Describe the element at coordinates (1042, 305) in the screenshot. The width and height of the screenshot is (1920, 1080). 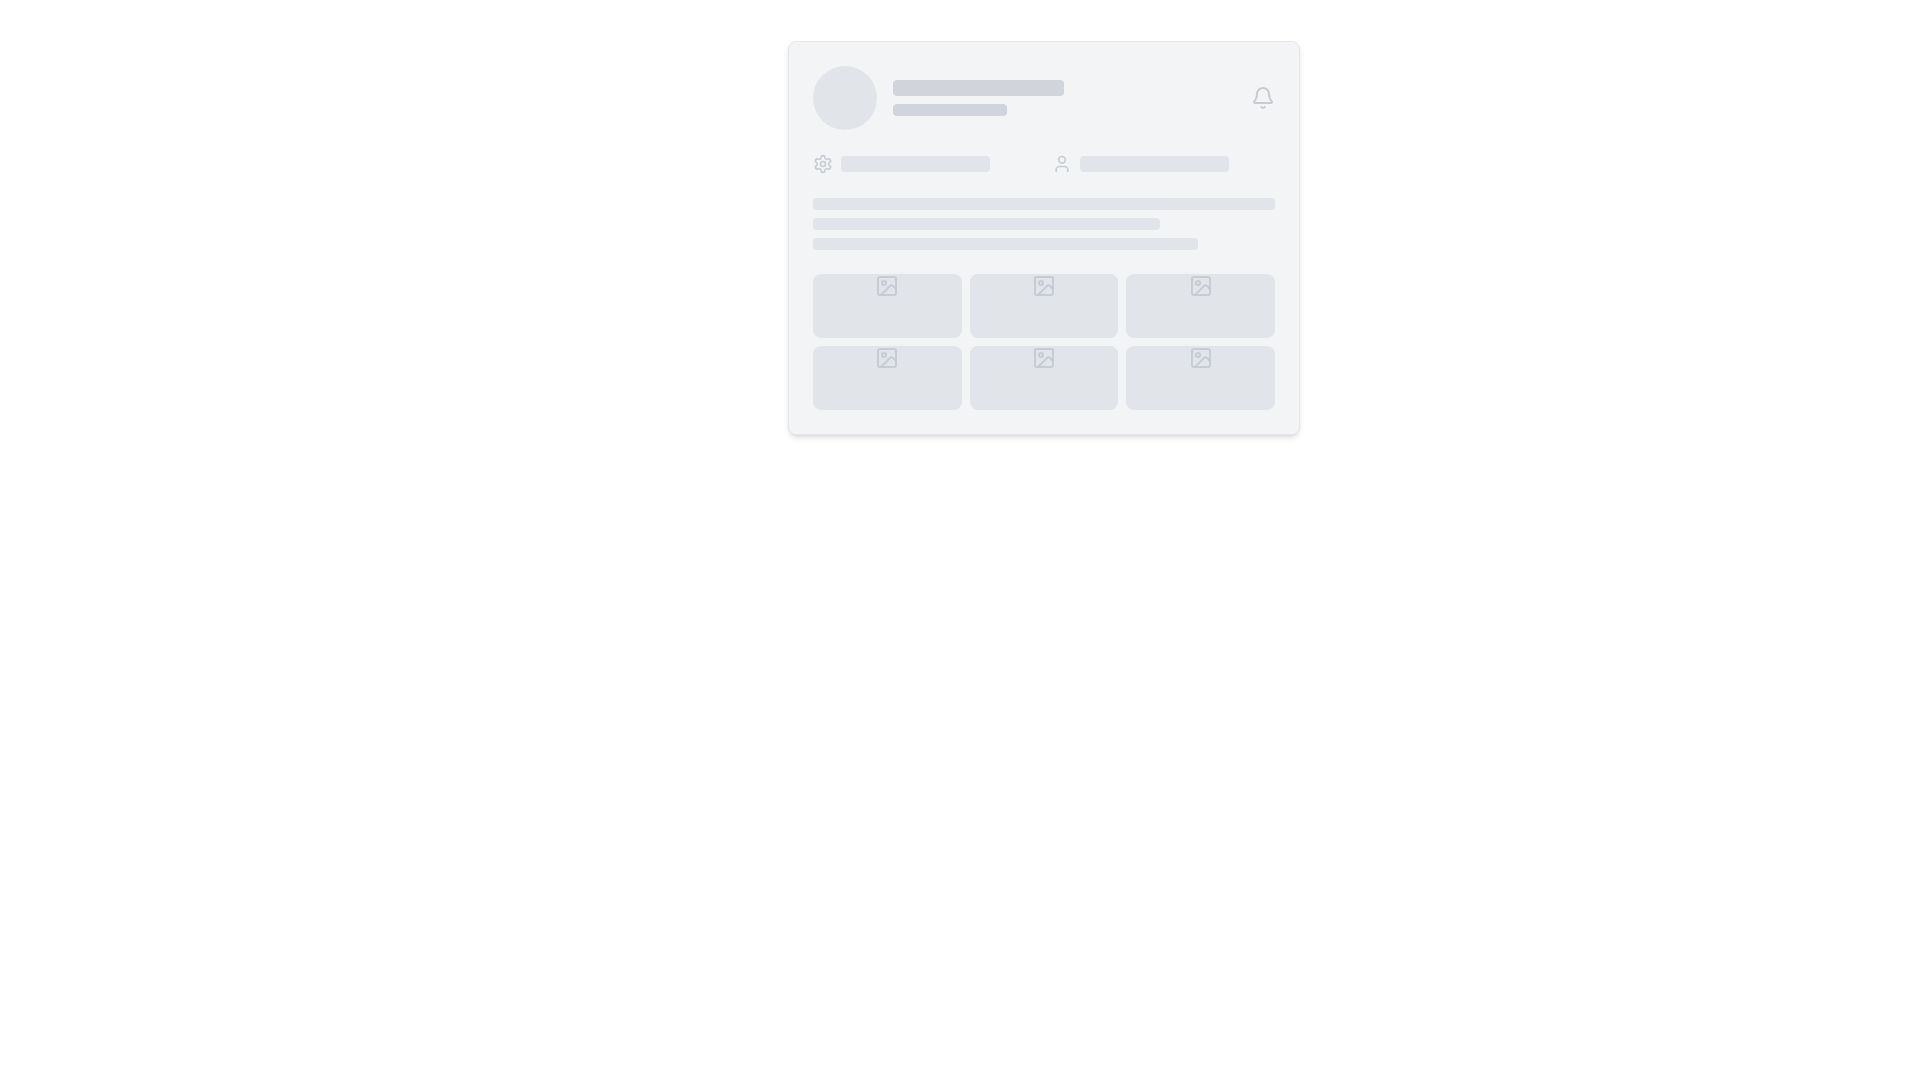
I see `the rectangular placeholder with a grey background and rounded border located in the second column of the first row of a three-column grid` at that location.